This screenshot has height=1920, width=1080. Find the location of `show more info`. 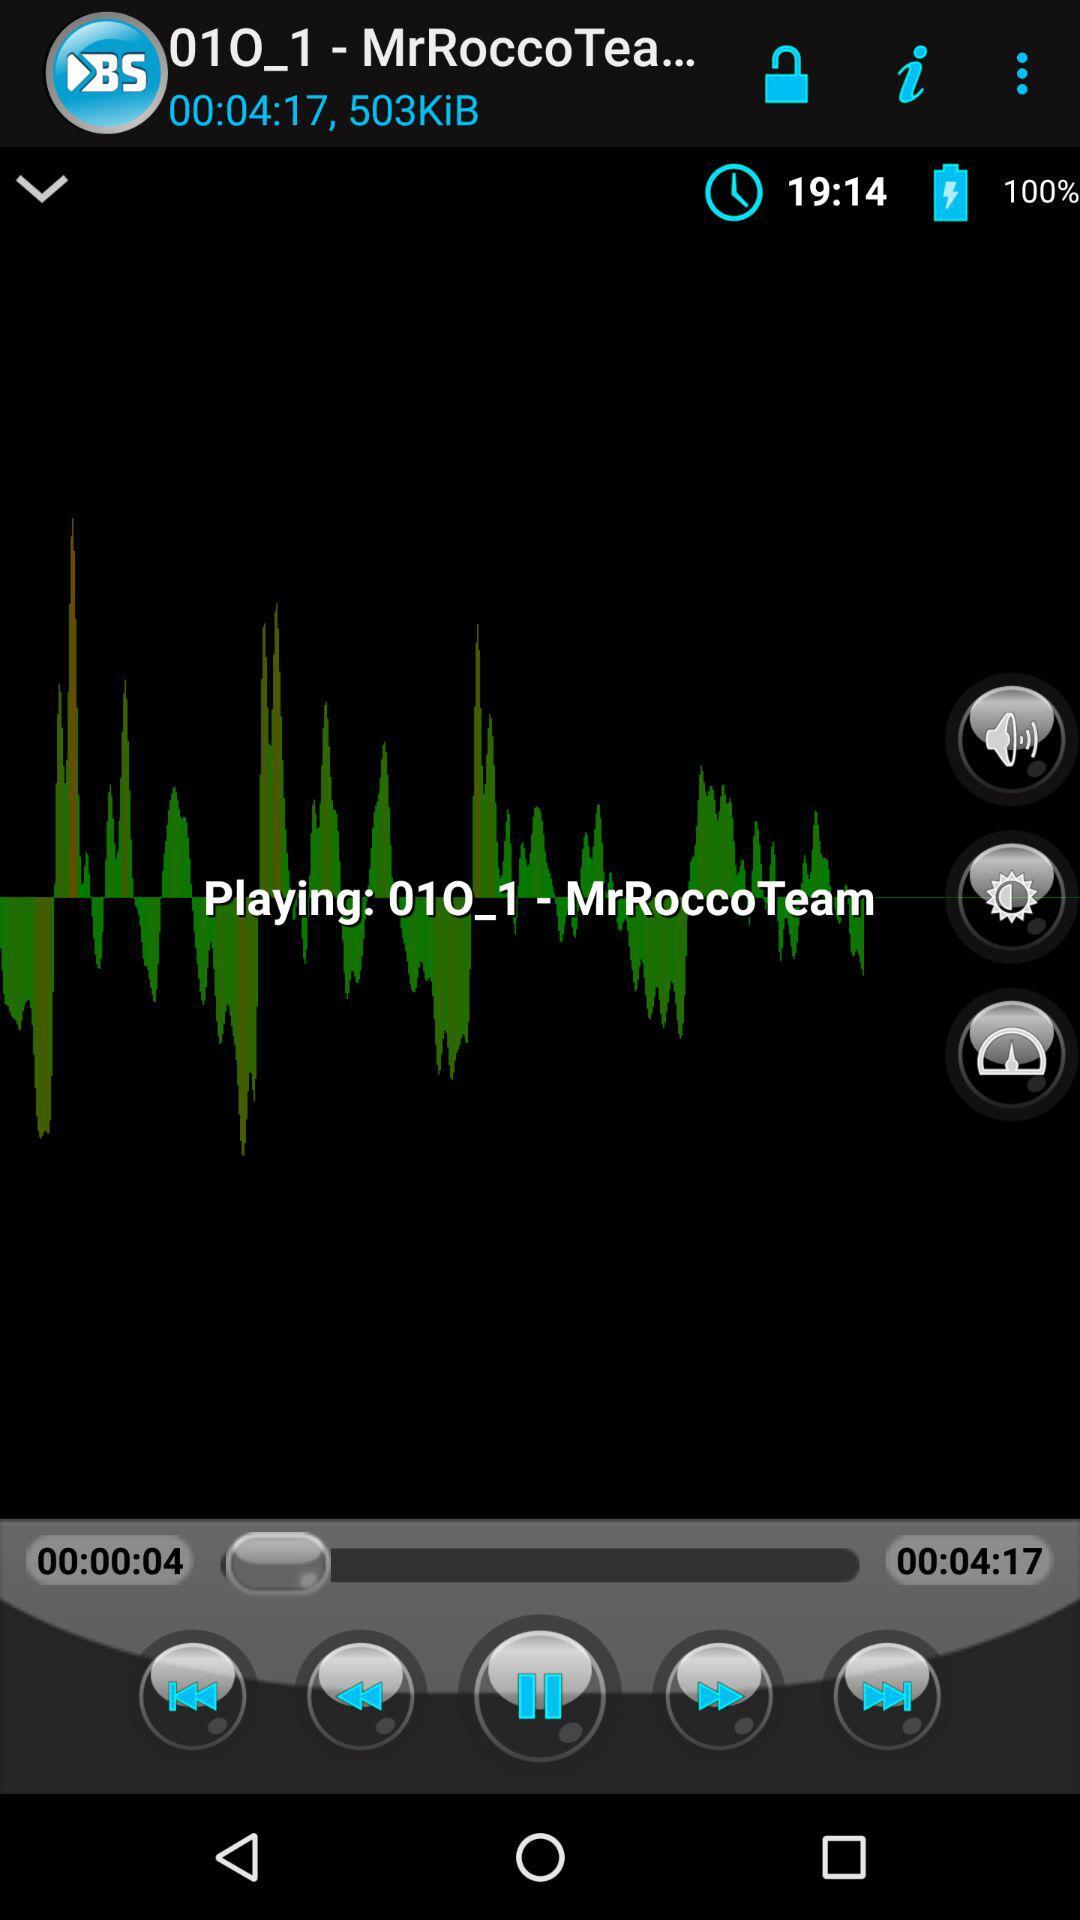

show more info is located at coordinates (42, 188).